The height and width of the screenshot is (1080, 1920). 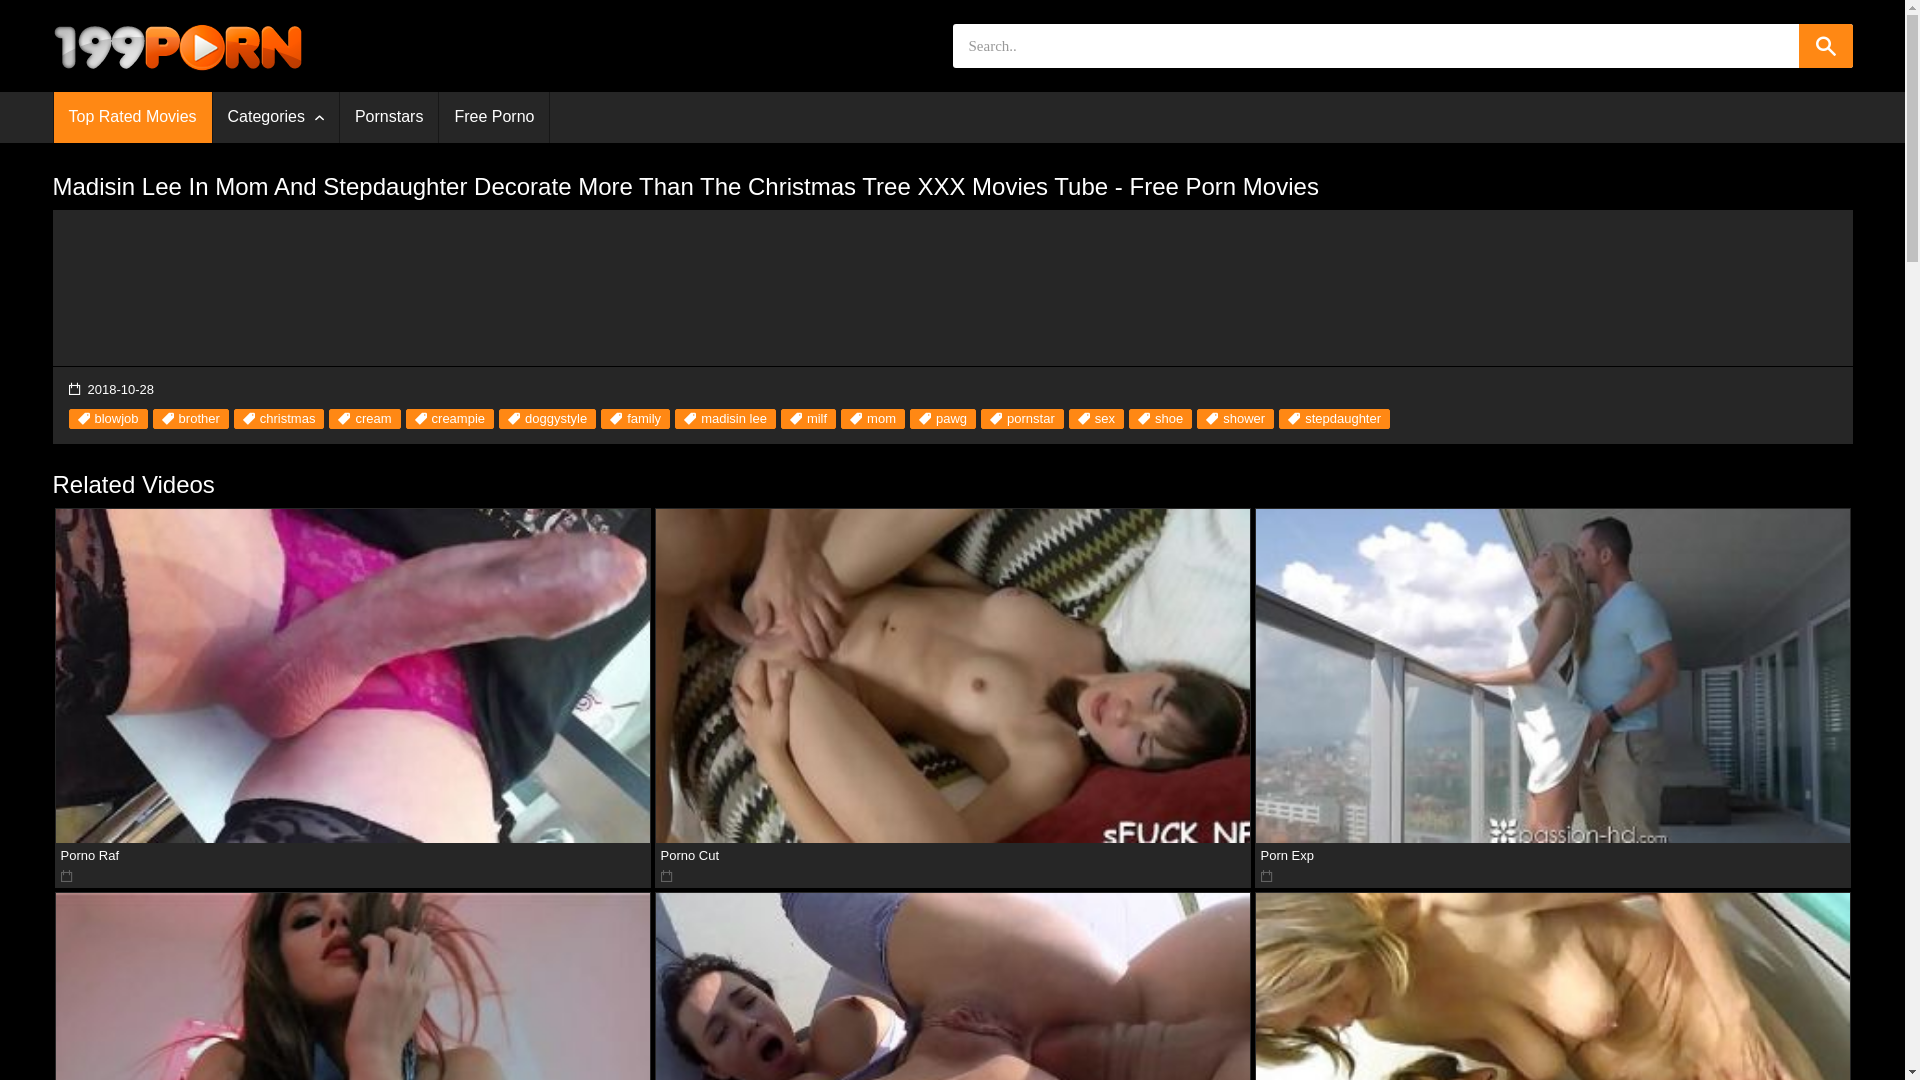 What do you see at coordinates (1334, 418) in the screenshot?
I see `'stepdaughter'` at bounding box center [1334, 418].